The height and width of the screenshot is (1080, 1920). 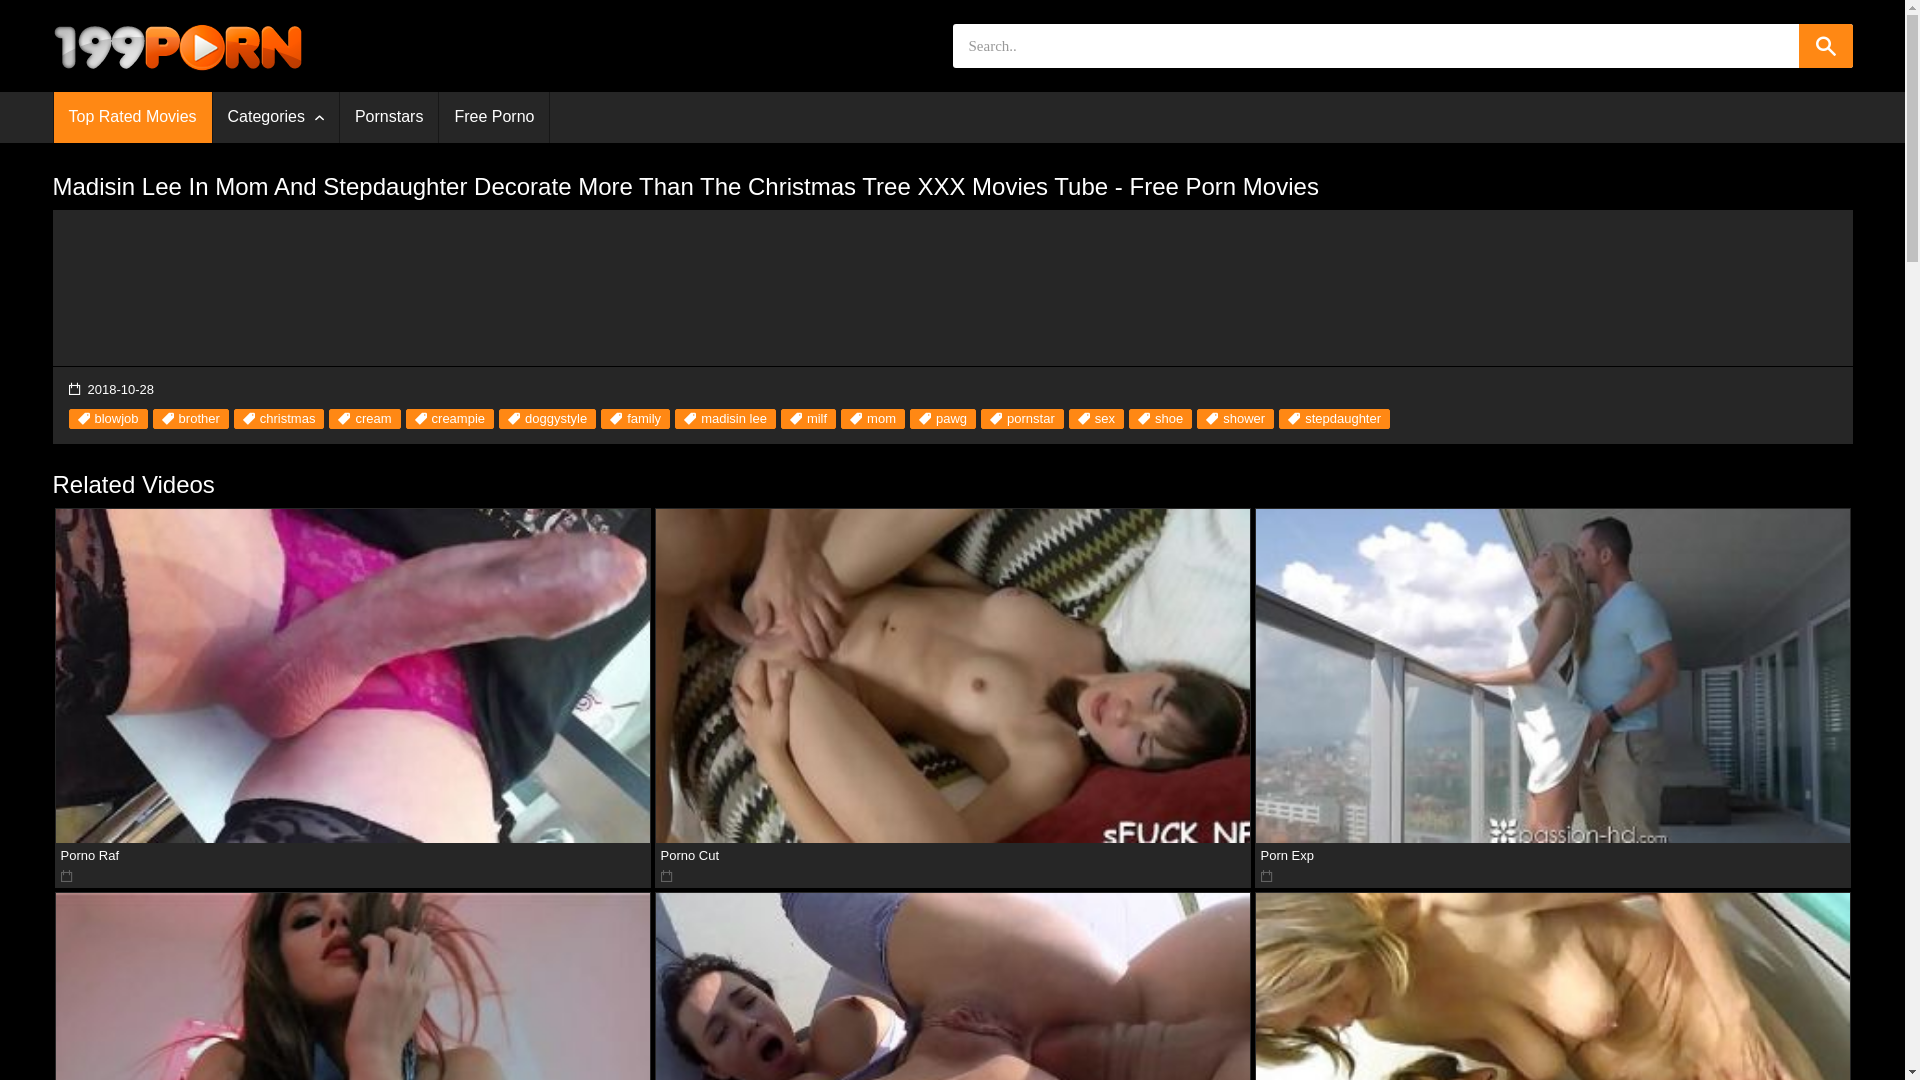 What do you see at coordinates (1334, 418) in the screenshot?
I see `'stepdaughter'` at bounding box center [1334, 418].